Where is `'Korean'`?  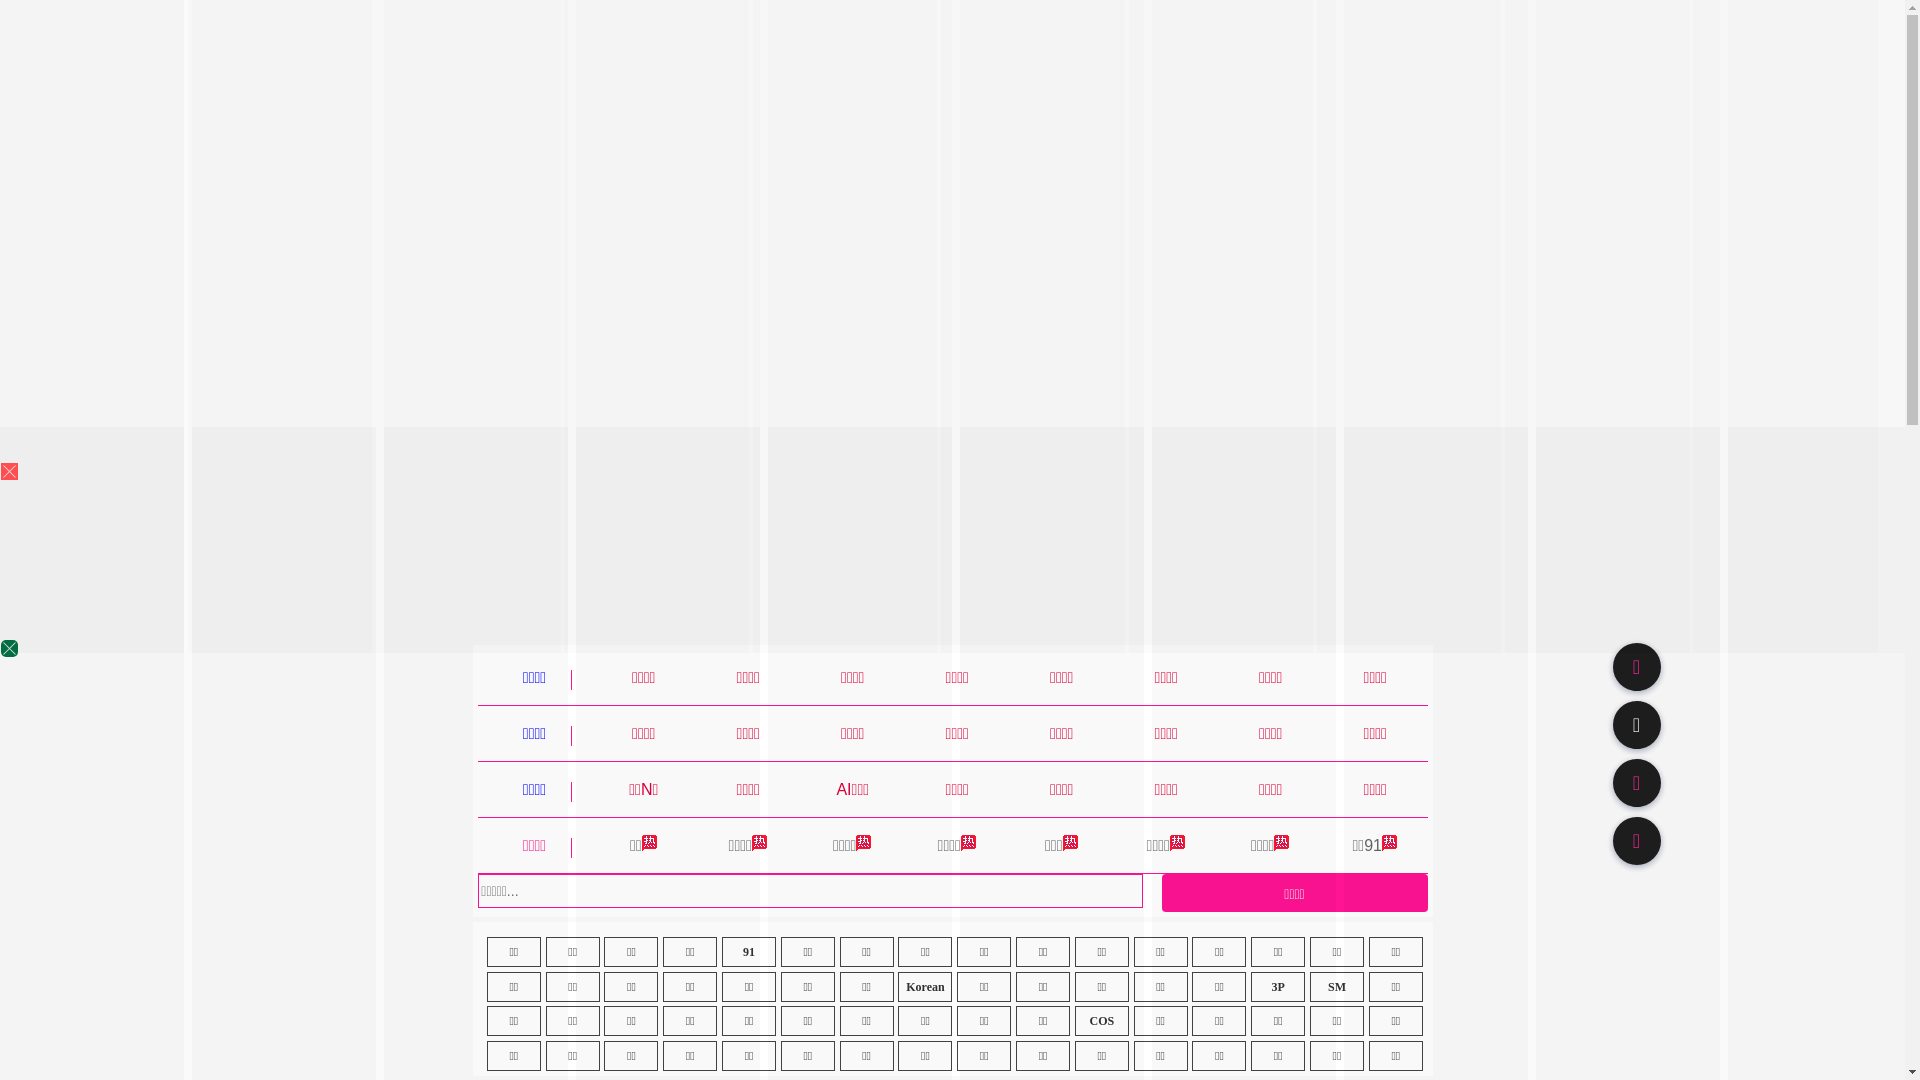 'Korean' is located at coordinates (896, 986).